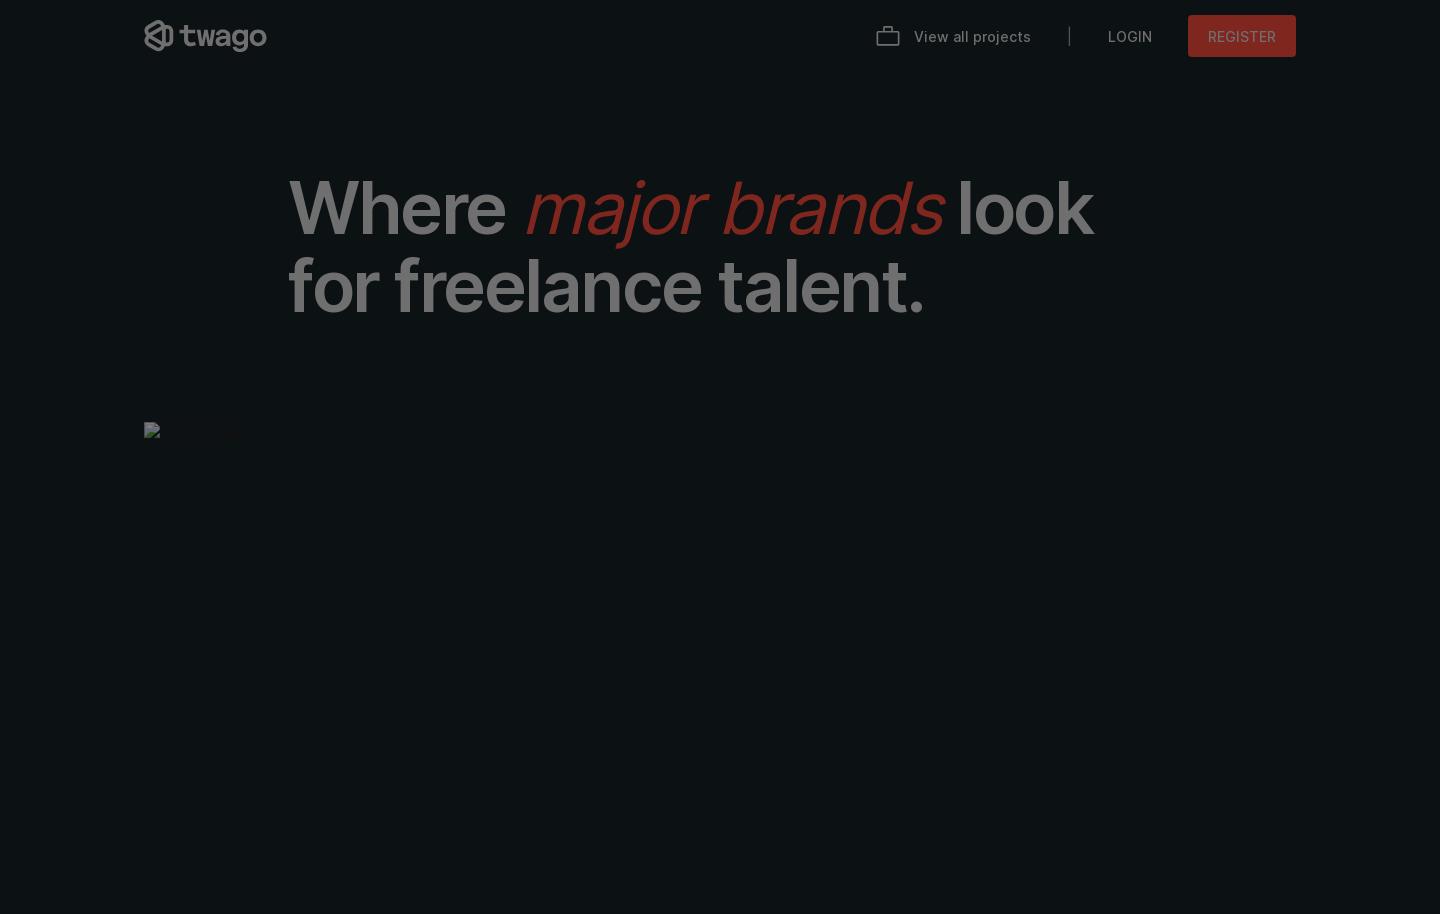  What do you see at coordinates (716, 285) in the screenshot?
I see `'talent.'` at bounding box center [716, 285].